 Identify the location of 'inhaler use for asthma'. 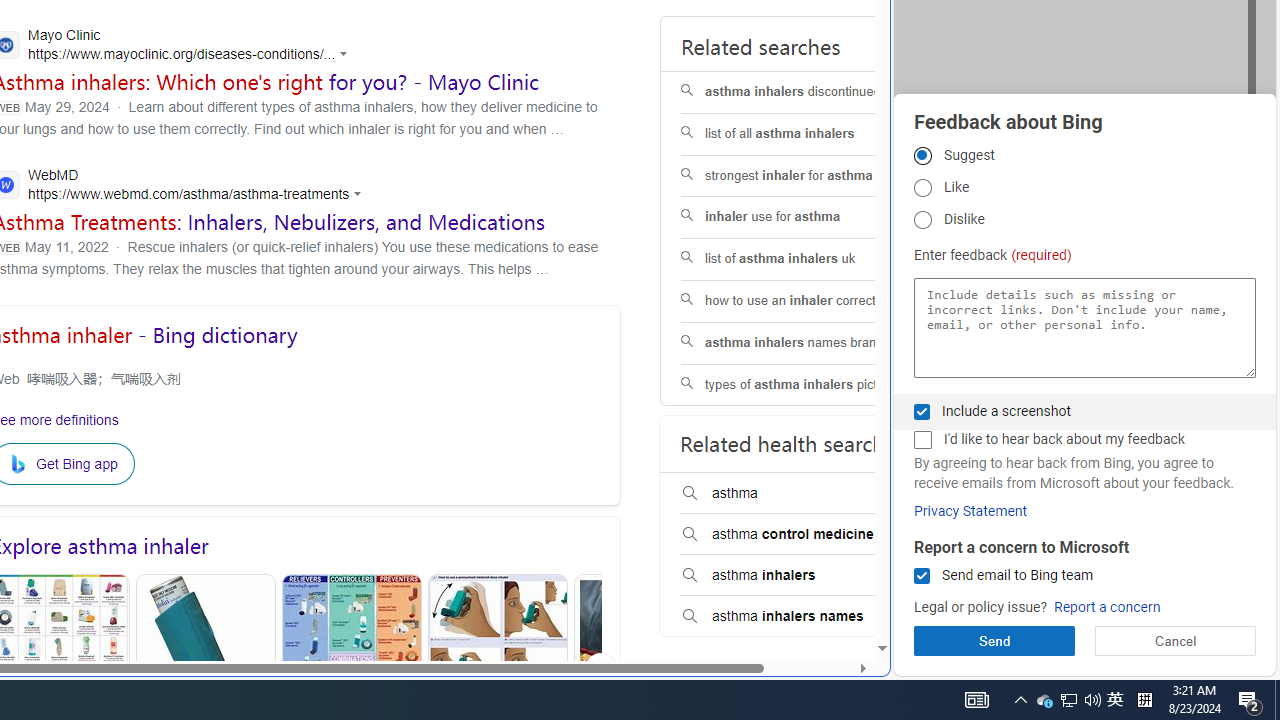
(807, 218).